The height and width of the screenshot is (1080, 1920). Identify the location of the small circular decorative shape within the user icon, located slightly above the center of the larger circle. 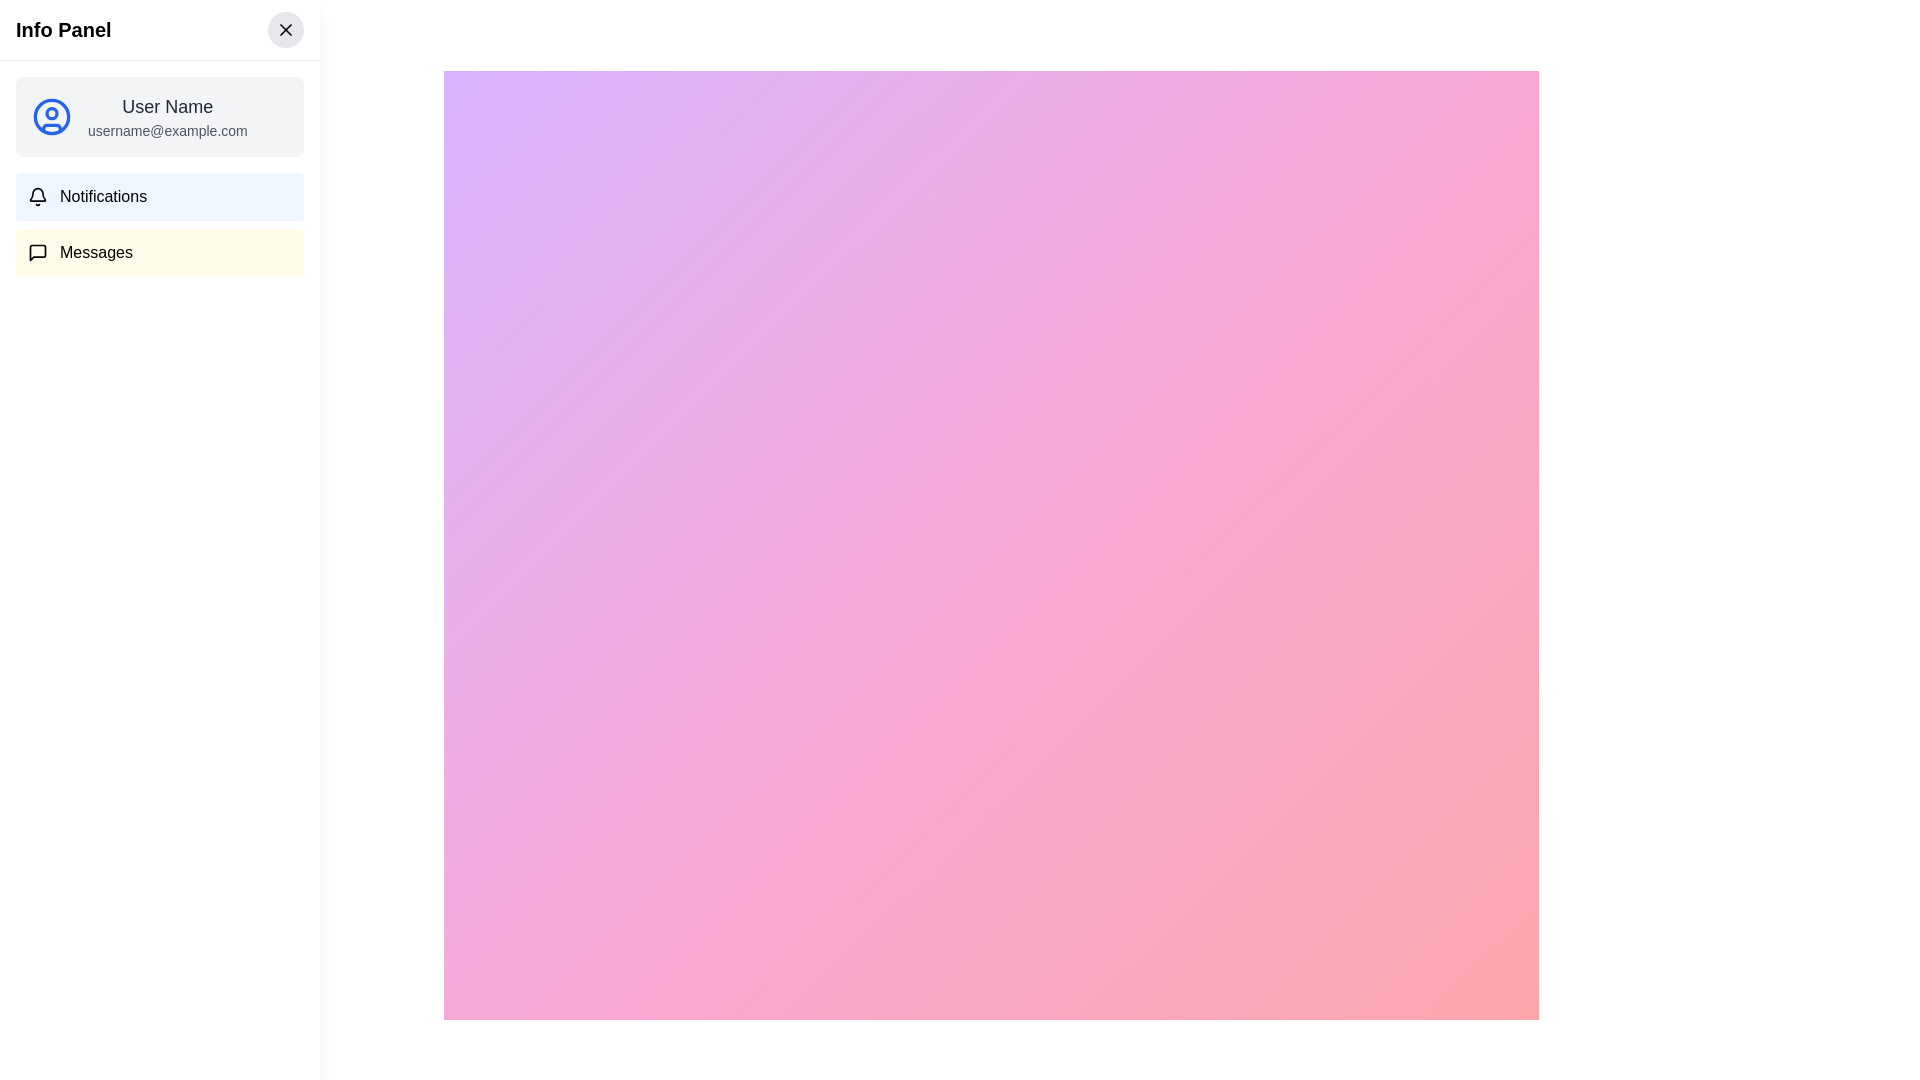
(52, 112).